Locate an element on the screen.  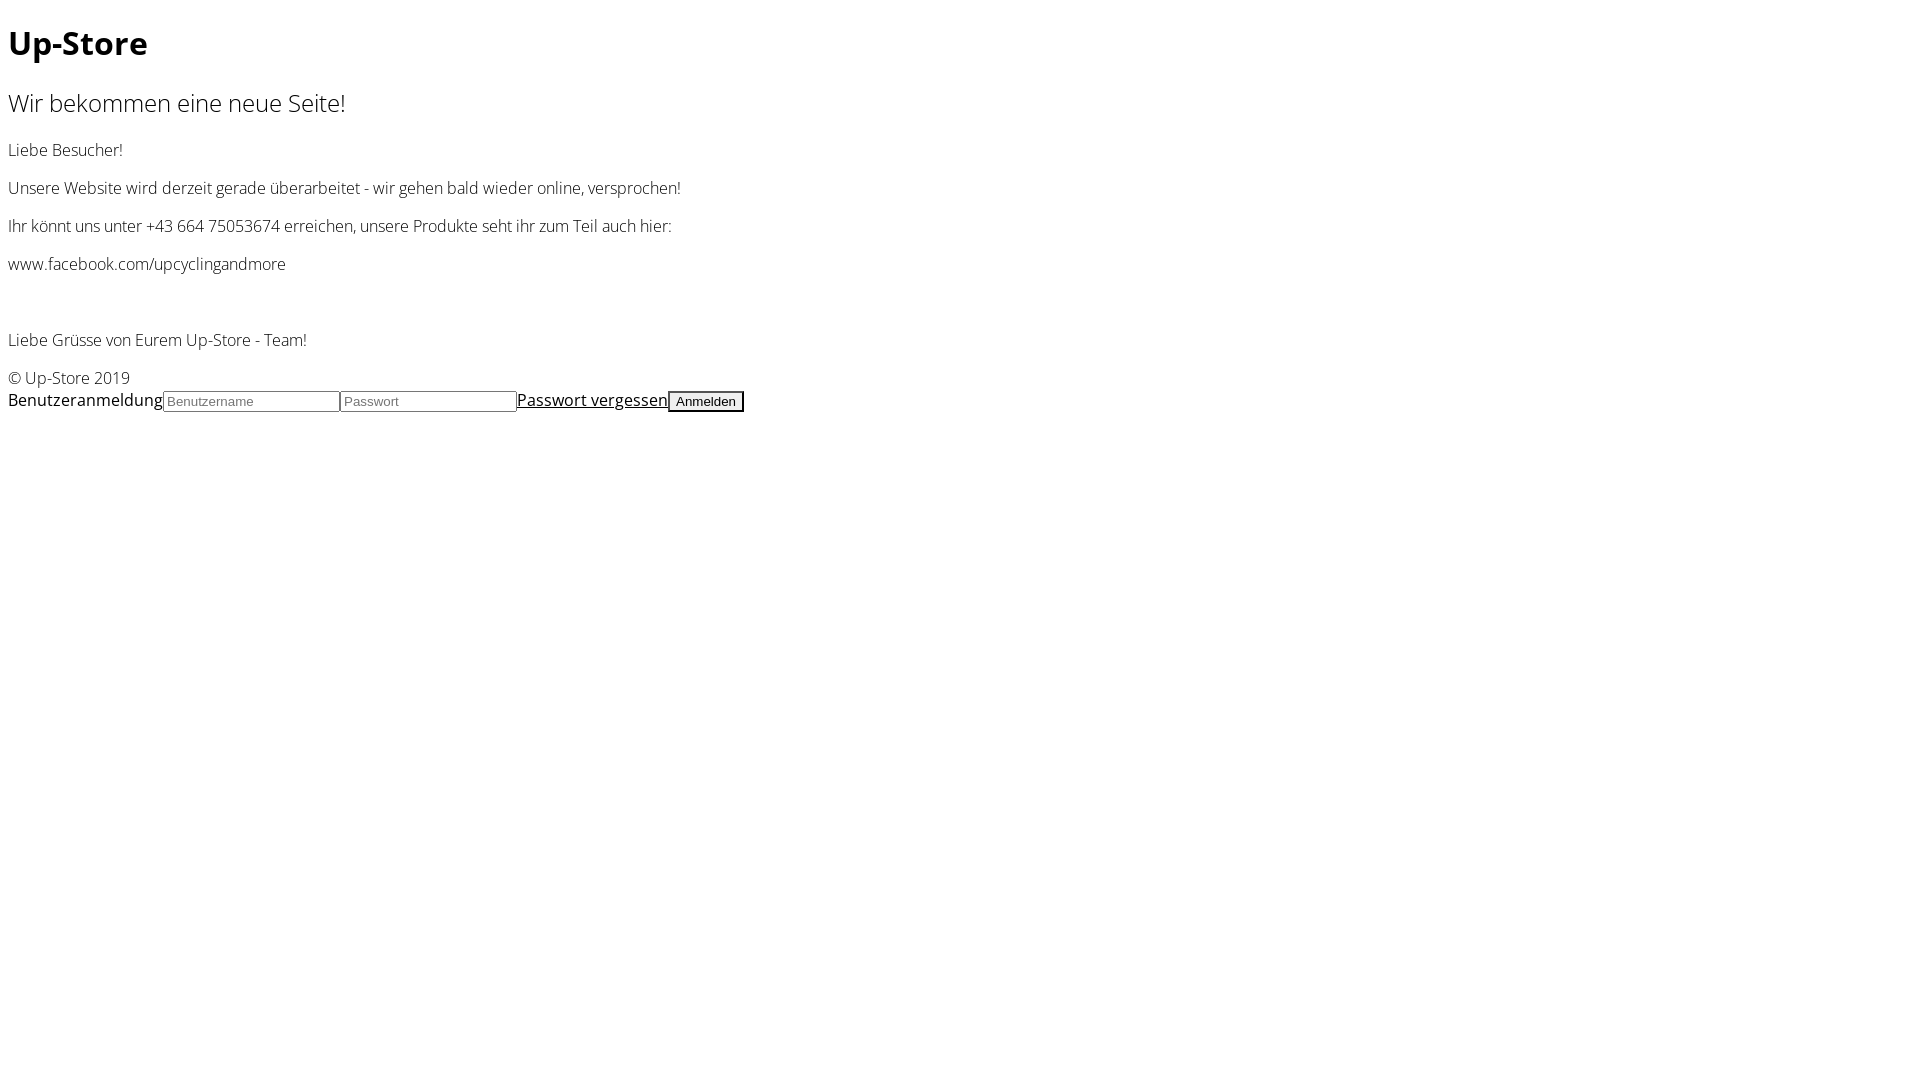
'Passwort vergessen' is located at coordinates (591, 400).